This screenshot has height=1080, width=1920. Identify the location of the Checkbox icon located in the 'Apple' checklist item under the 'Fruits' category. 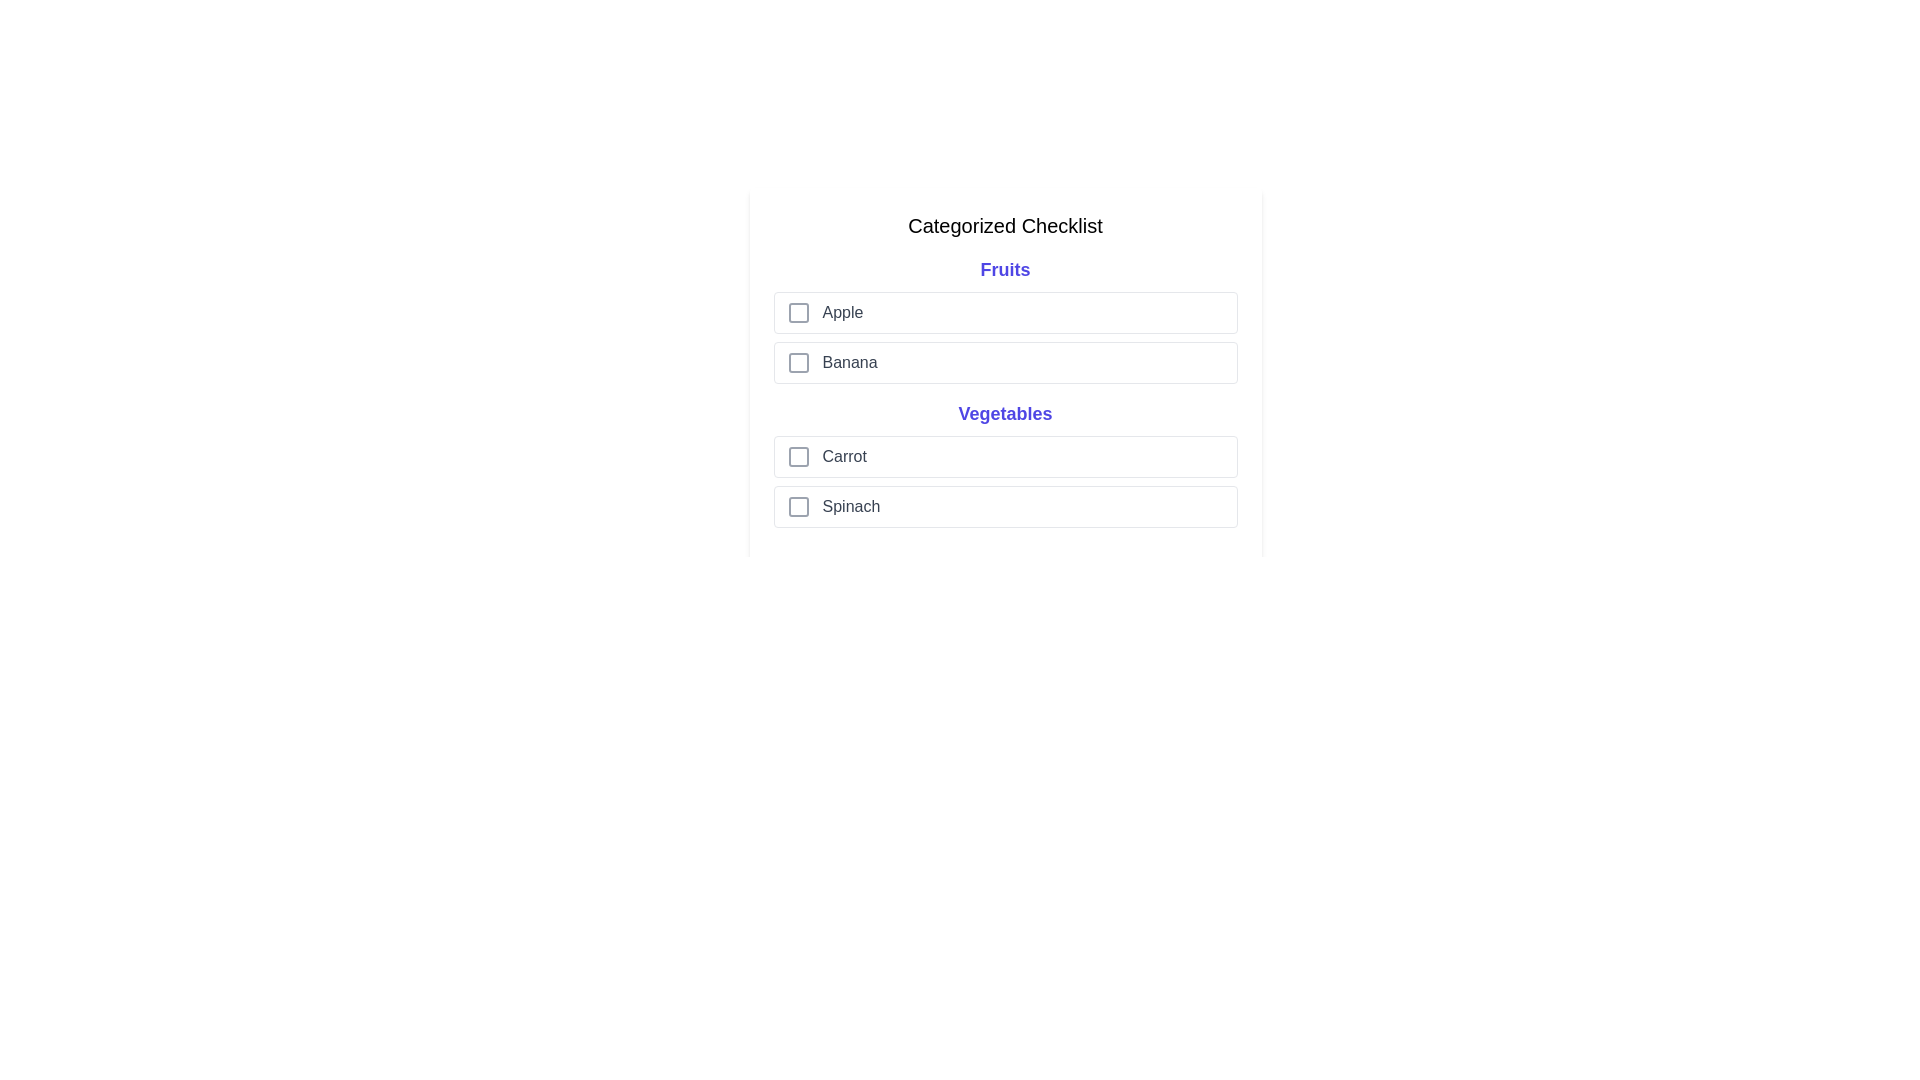
(797, 312).